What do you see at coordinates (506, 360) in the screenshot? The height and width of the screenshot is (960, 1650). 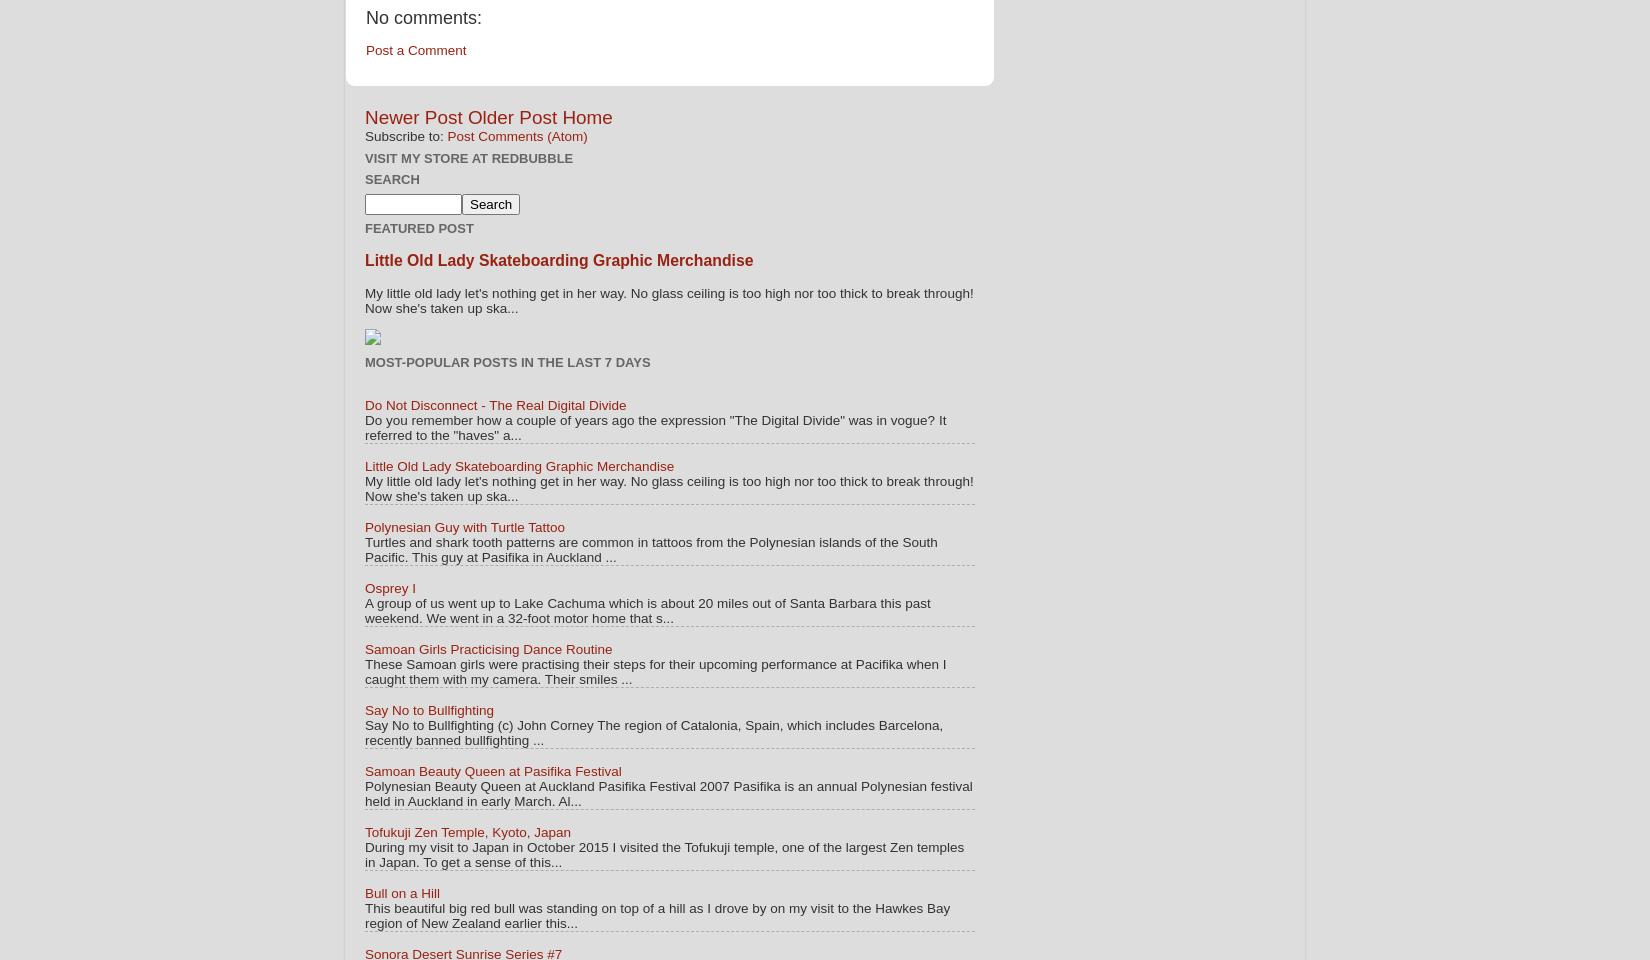 I see `'Most-Popular Posts in the Last 7 Days'` at bounding box center [506, 360].